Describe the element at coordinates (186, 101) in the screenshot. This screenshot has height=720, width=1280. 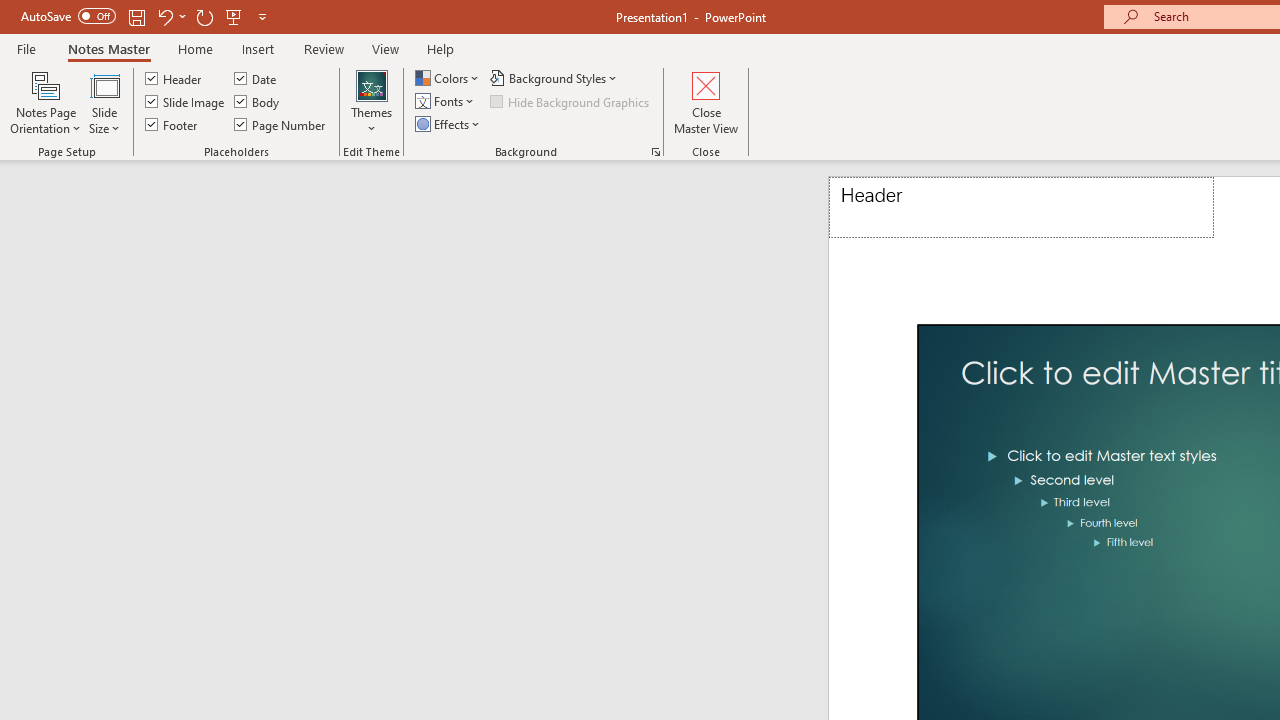
I see `'Slide Image'` at that location.